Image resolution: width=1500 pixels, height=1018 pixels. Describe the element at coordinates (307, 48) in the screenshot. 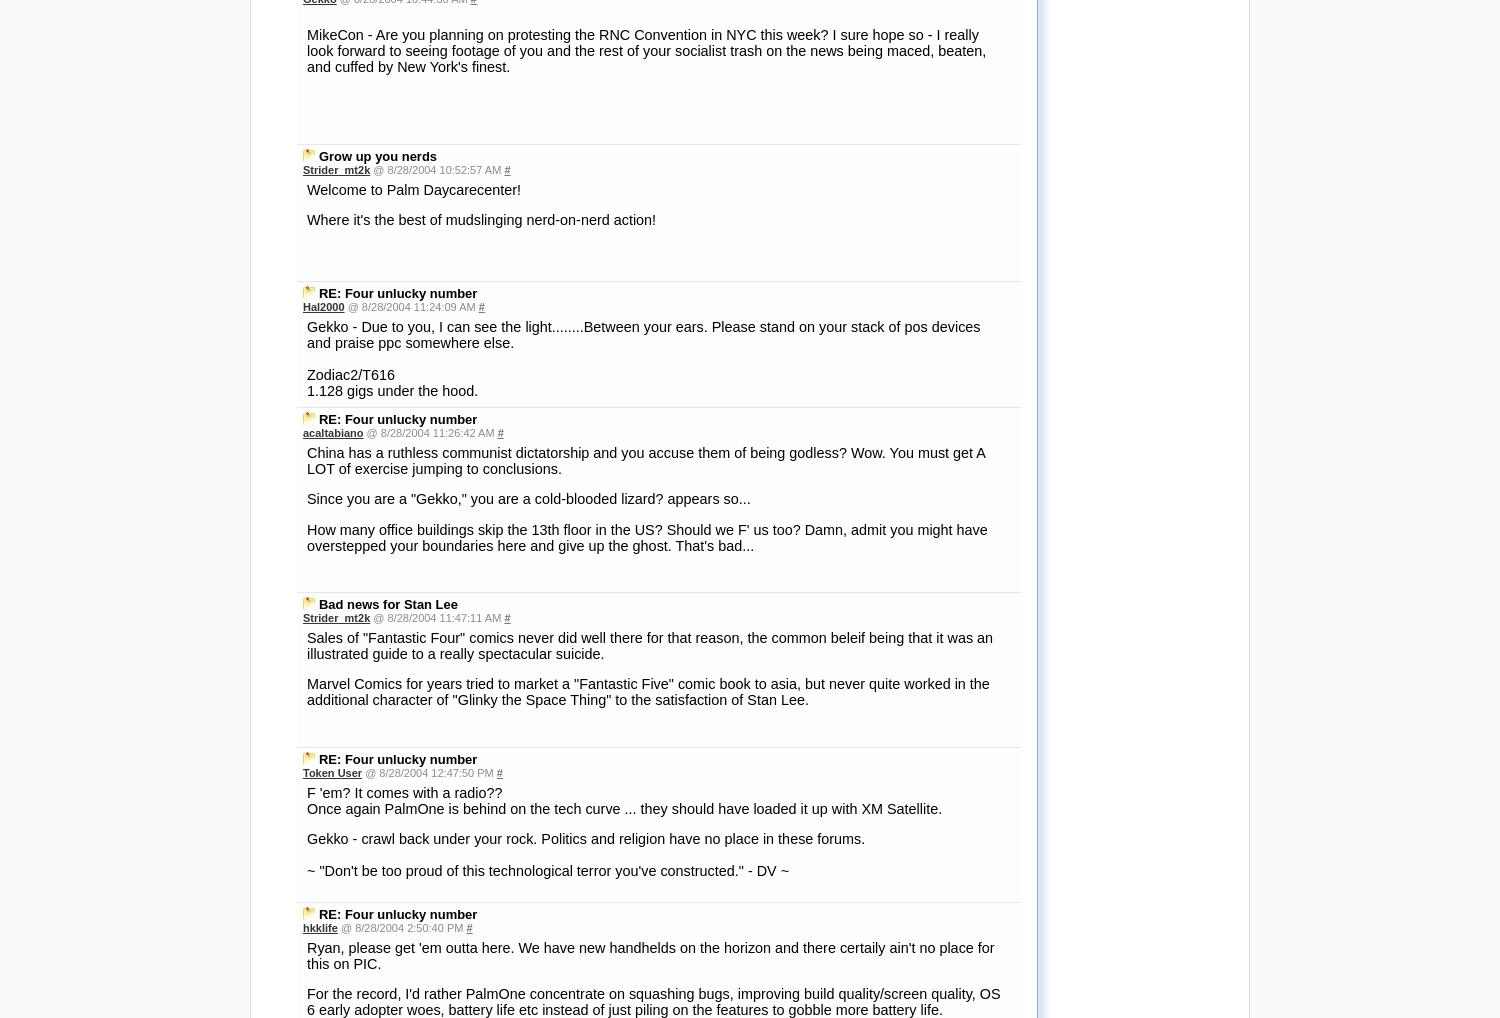

I see `'MikeCon - Are you planning on protesting the RNC Convention in NYC this week?  I sure hope so - I really look forward to seeing footage of you and the rest of your socialist trash on the news being maced, beaten, and cuffed by New York's finest.'` at that location.